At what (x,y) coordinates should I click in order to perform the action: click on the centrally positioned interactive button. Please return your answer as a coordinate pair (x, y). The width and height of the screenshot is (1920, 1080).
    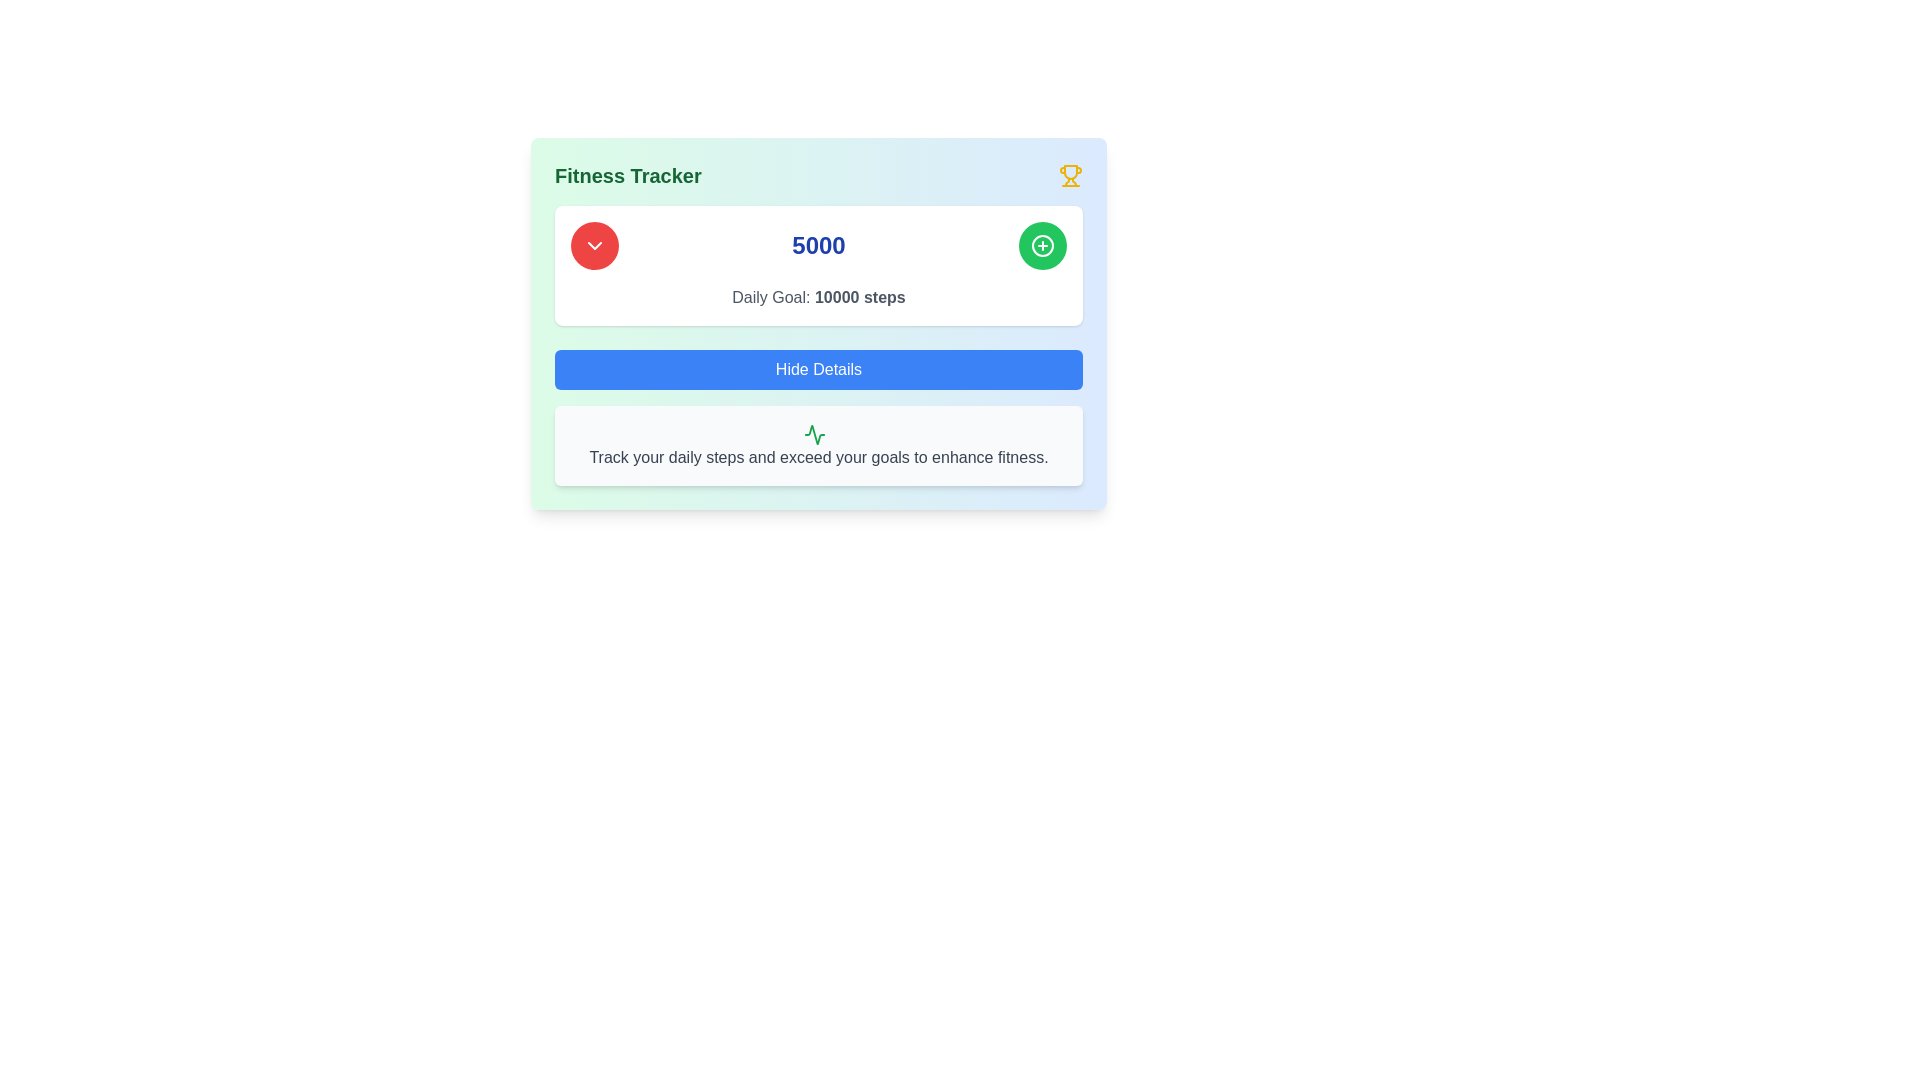
    Looking at the image, I should click on (819, 370).